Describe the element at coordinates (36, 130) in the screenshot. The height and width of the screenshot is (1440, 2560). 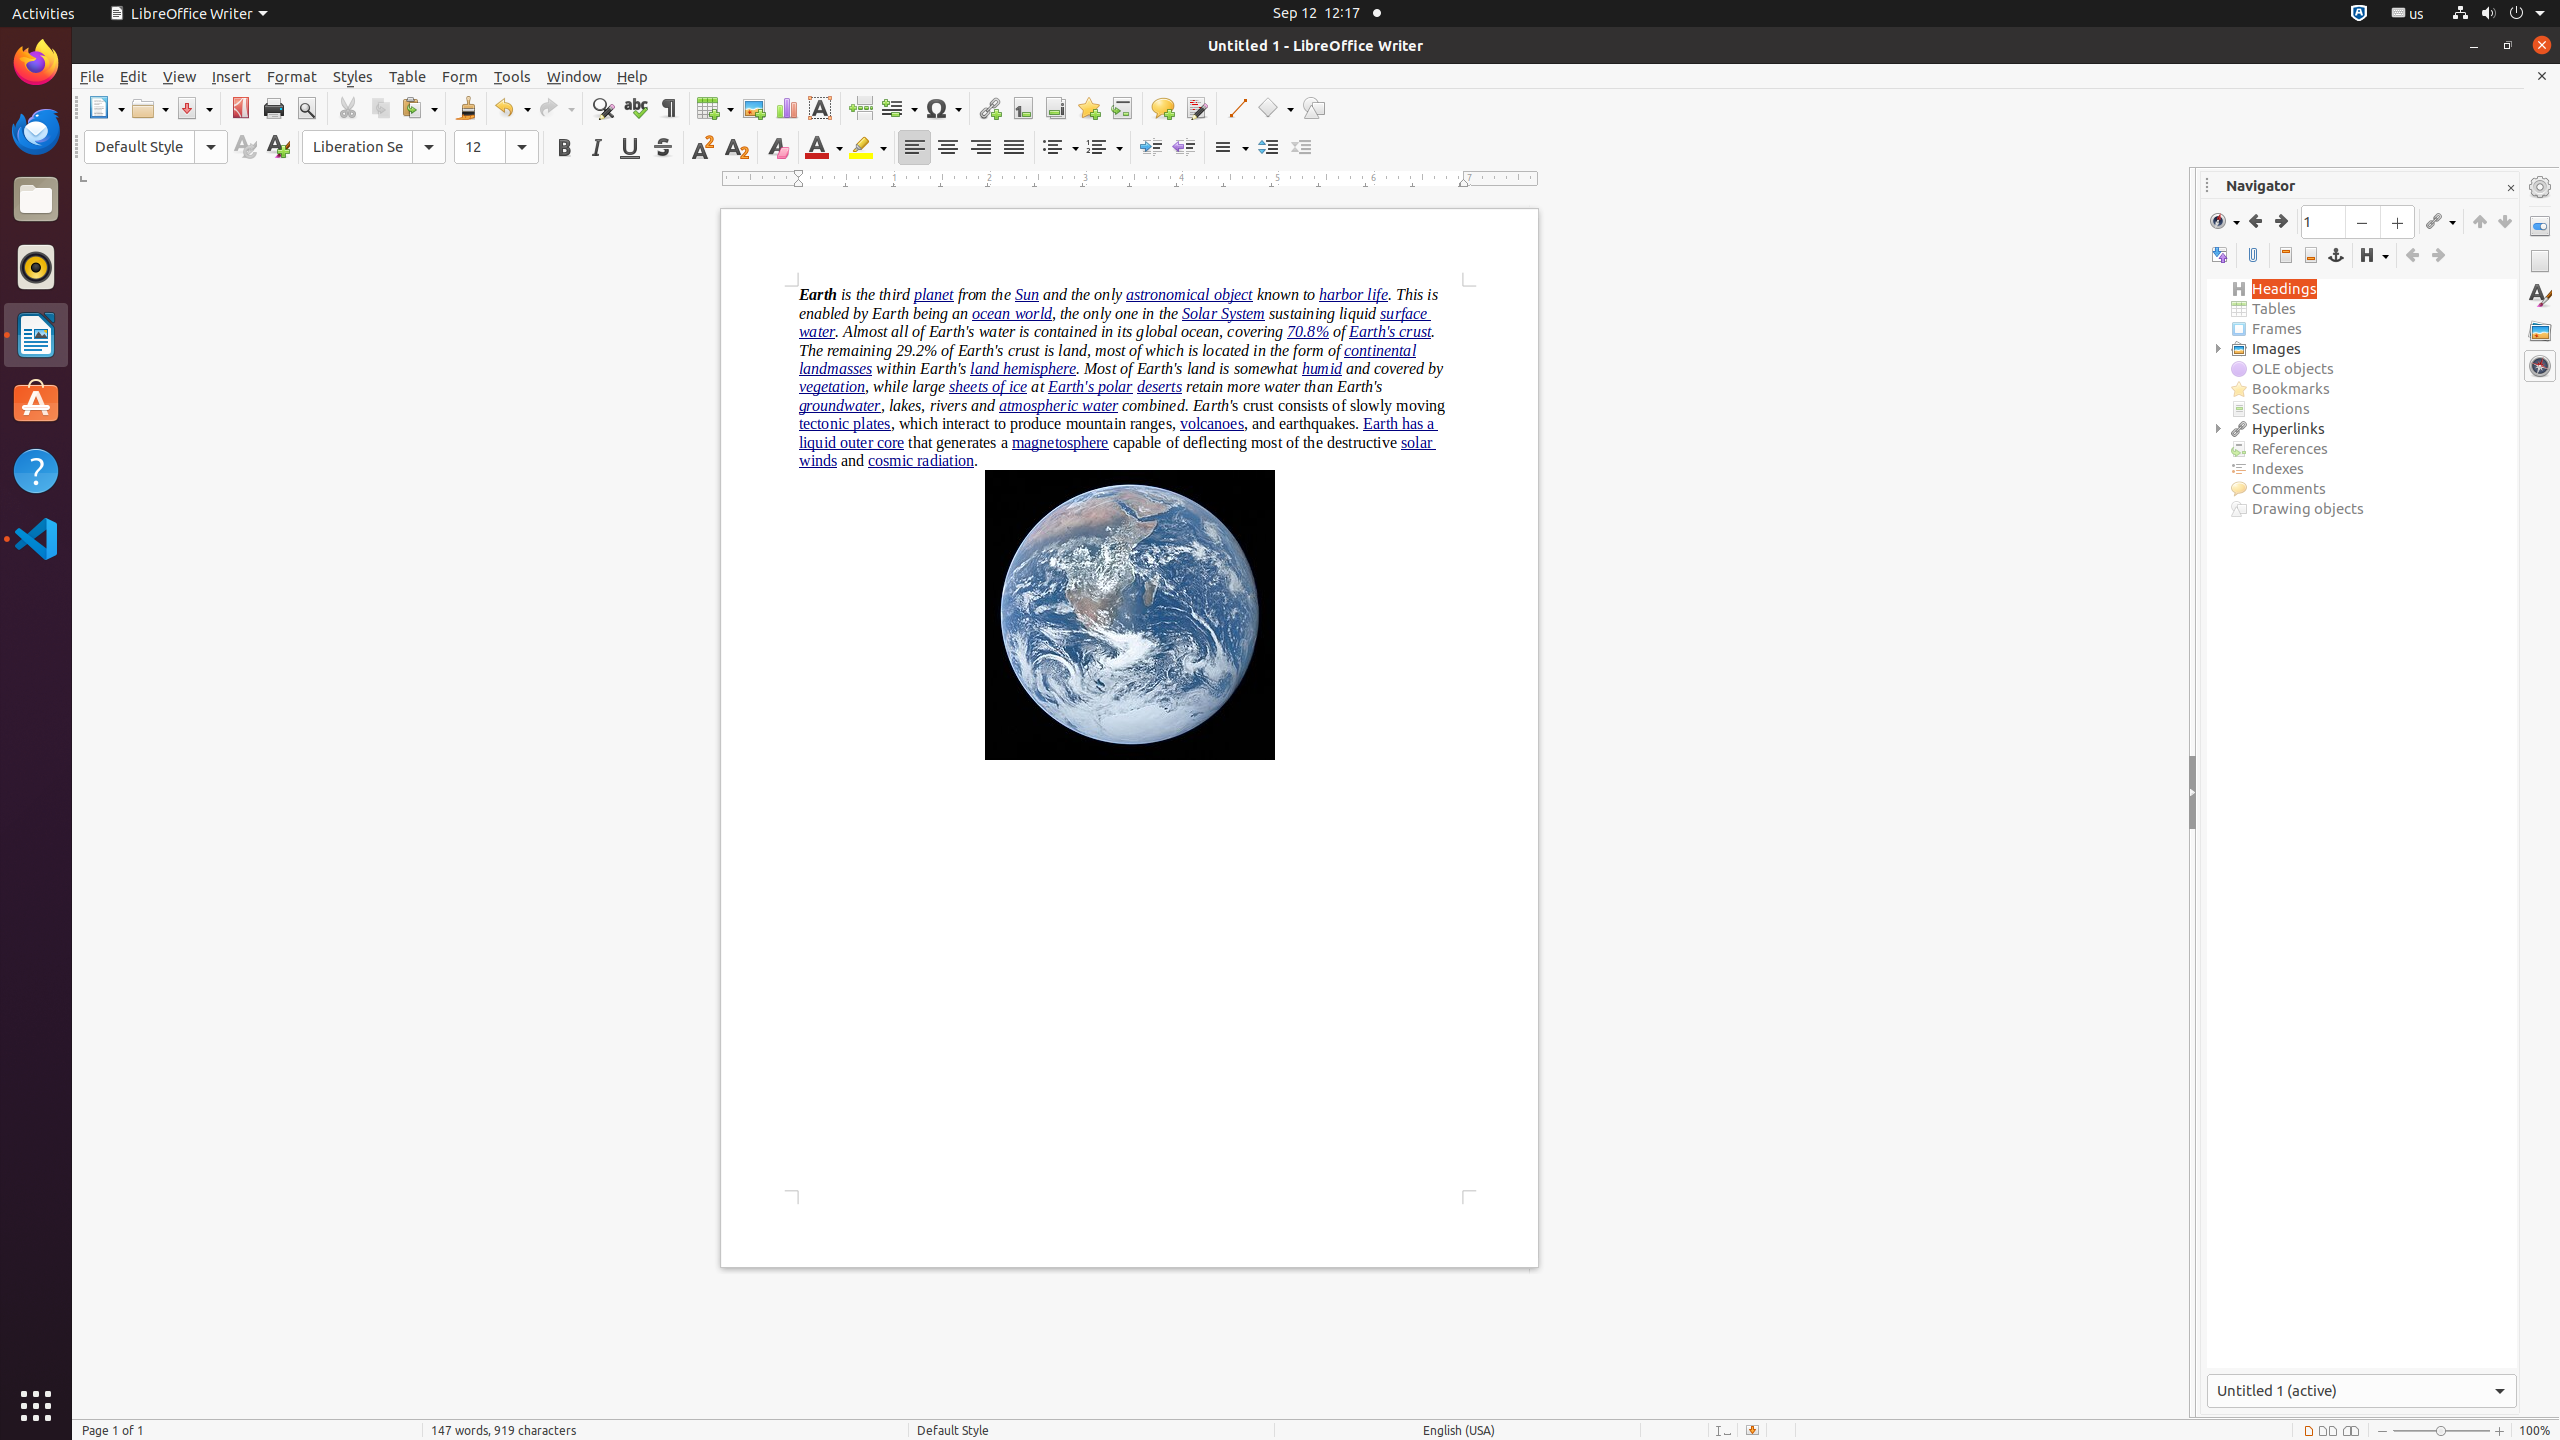
I see `'Thunderbird Mail'` at that location.